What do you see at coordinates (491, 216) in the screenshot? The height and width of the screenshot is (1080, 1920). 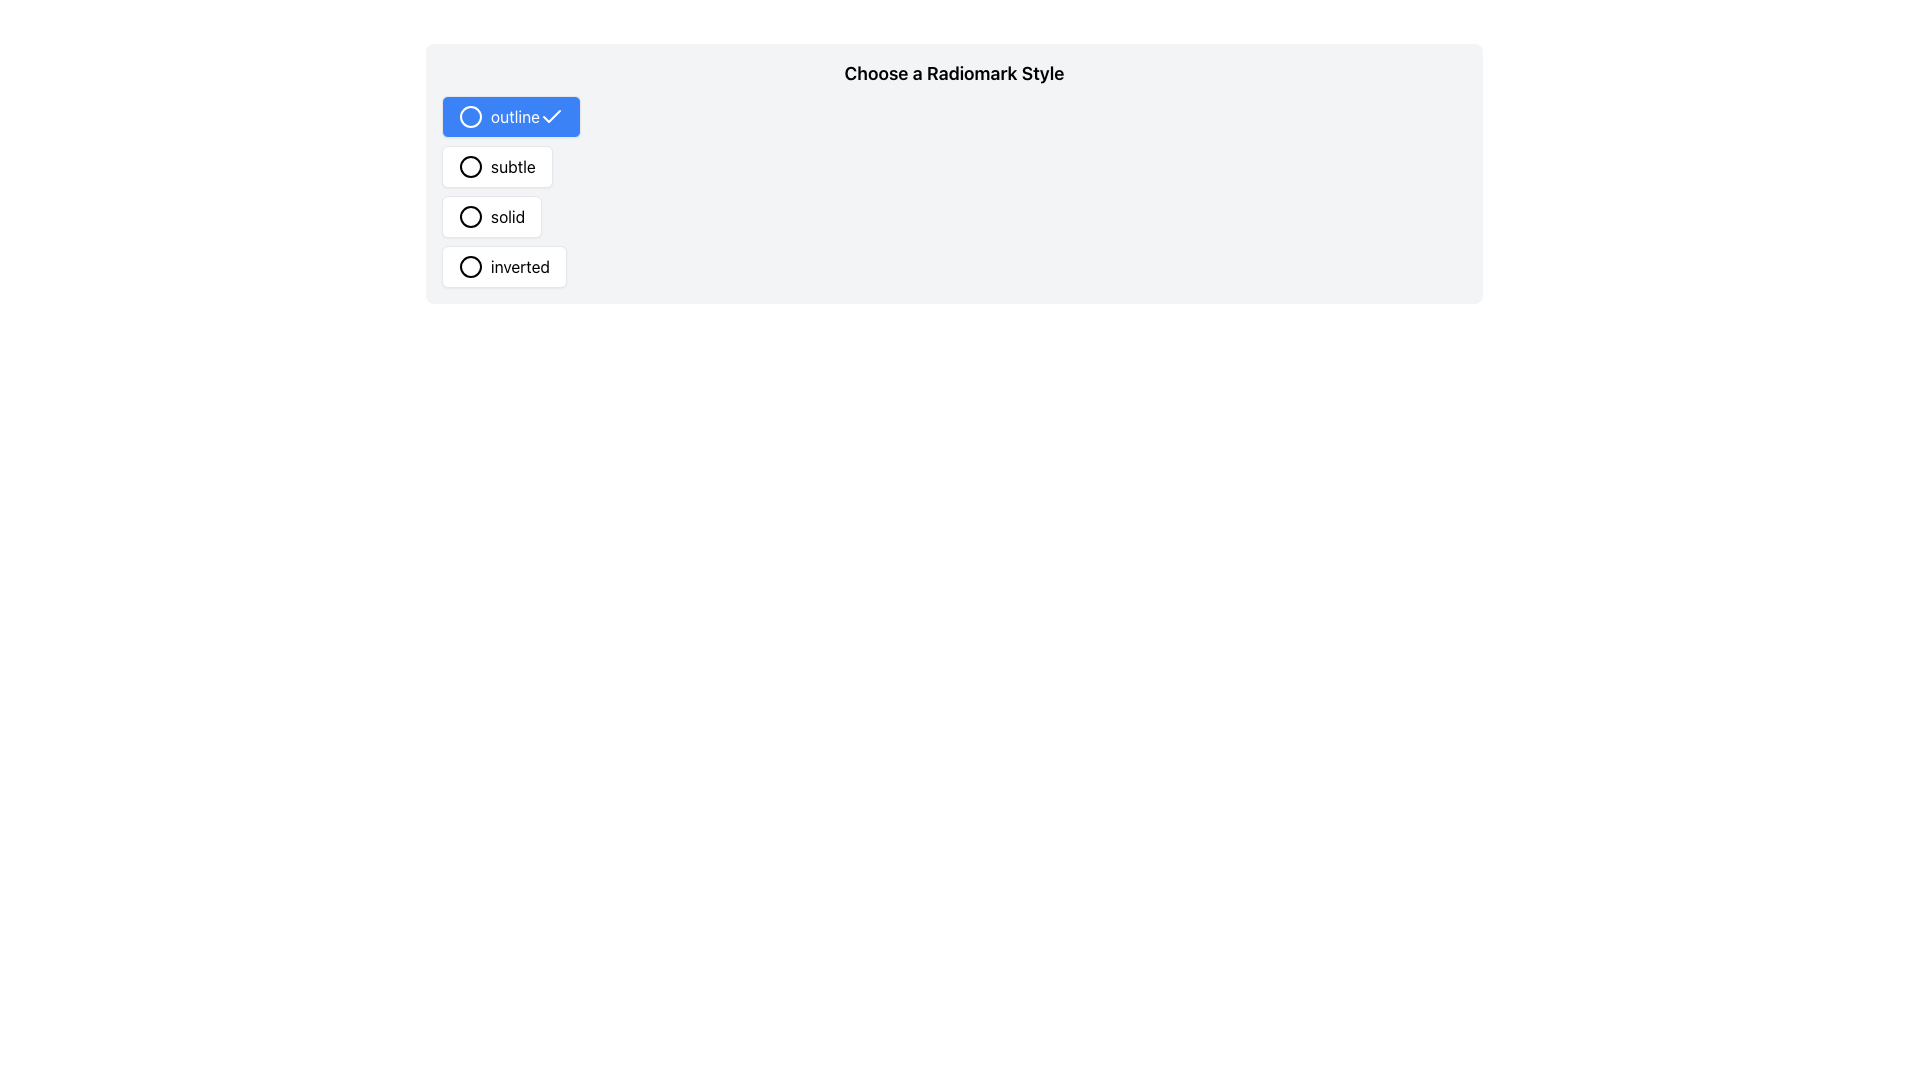 I see `the 'solid' radio button option under the 'Choose a Radiomark Style' heading` at bounding box center [491, 216].